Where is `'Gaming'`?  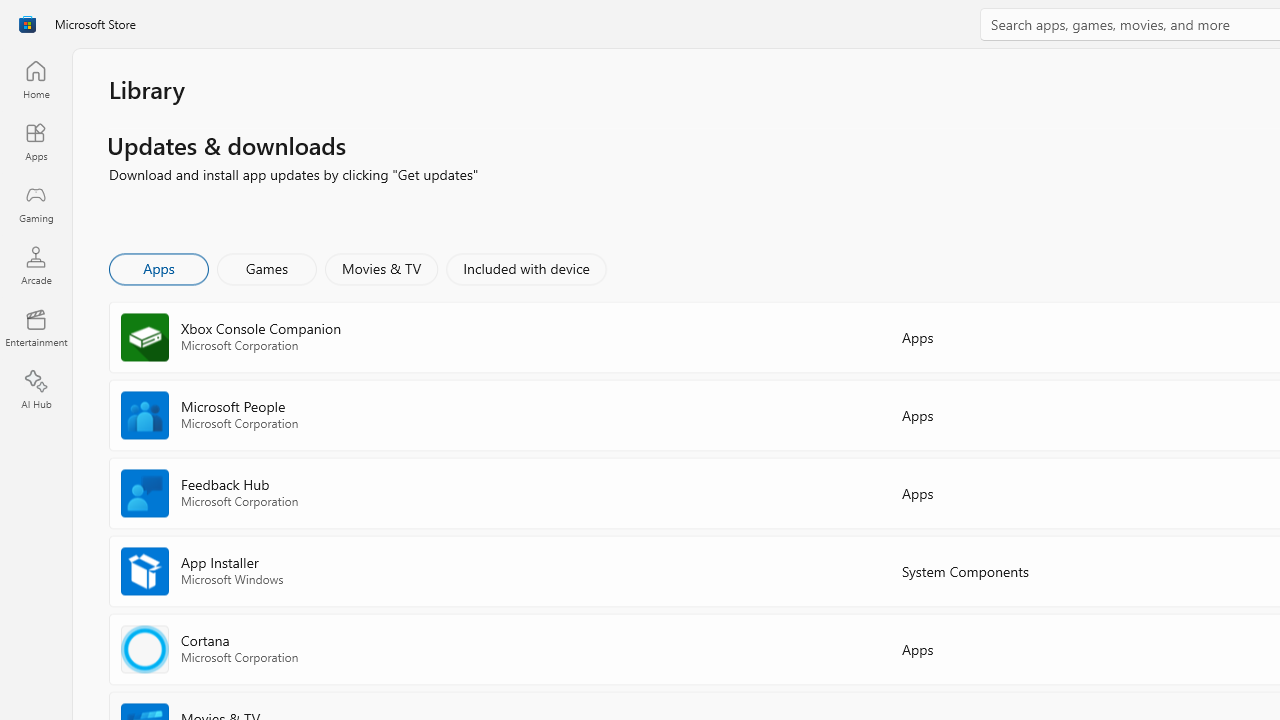
'Gaming' is located at coordinates (35, 203).